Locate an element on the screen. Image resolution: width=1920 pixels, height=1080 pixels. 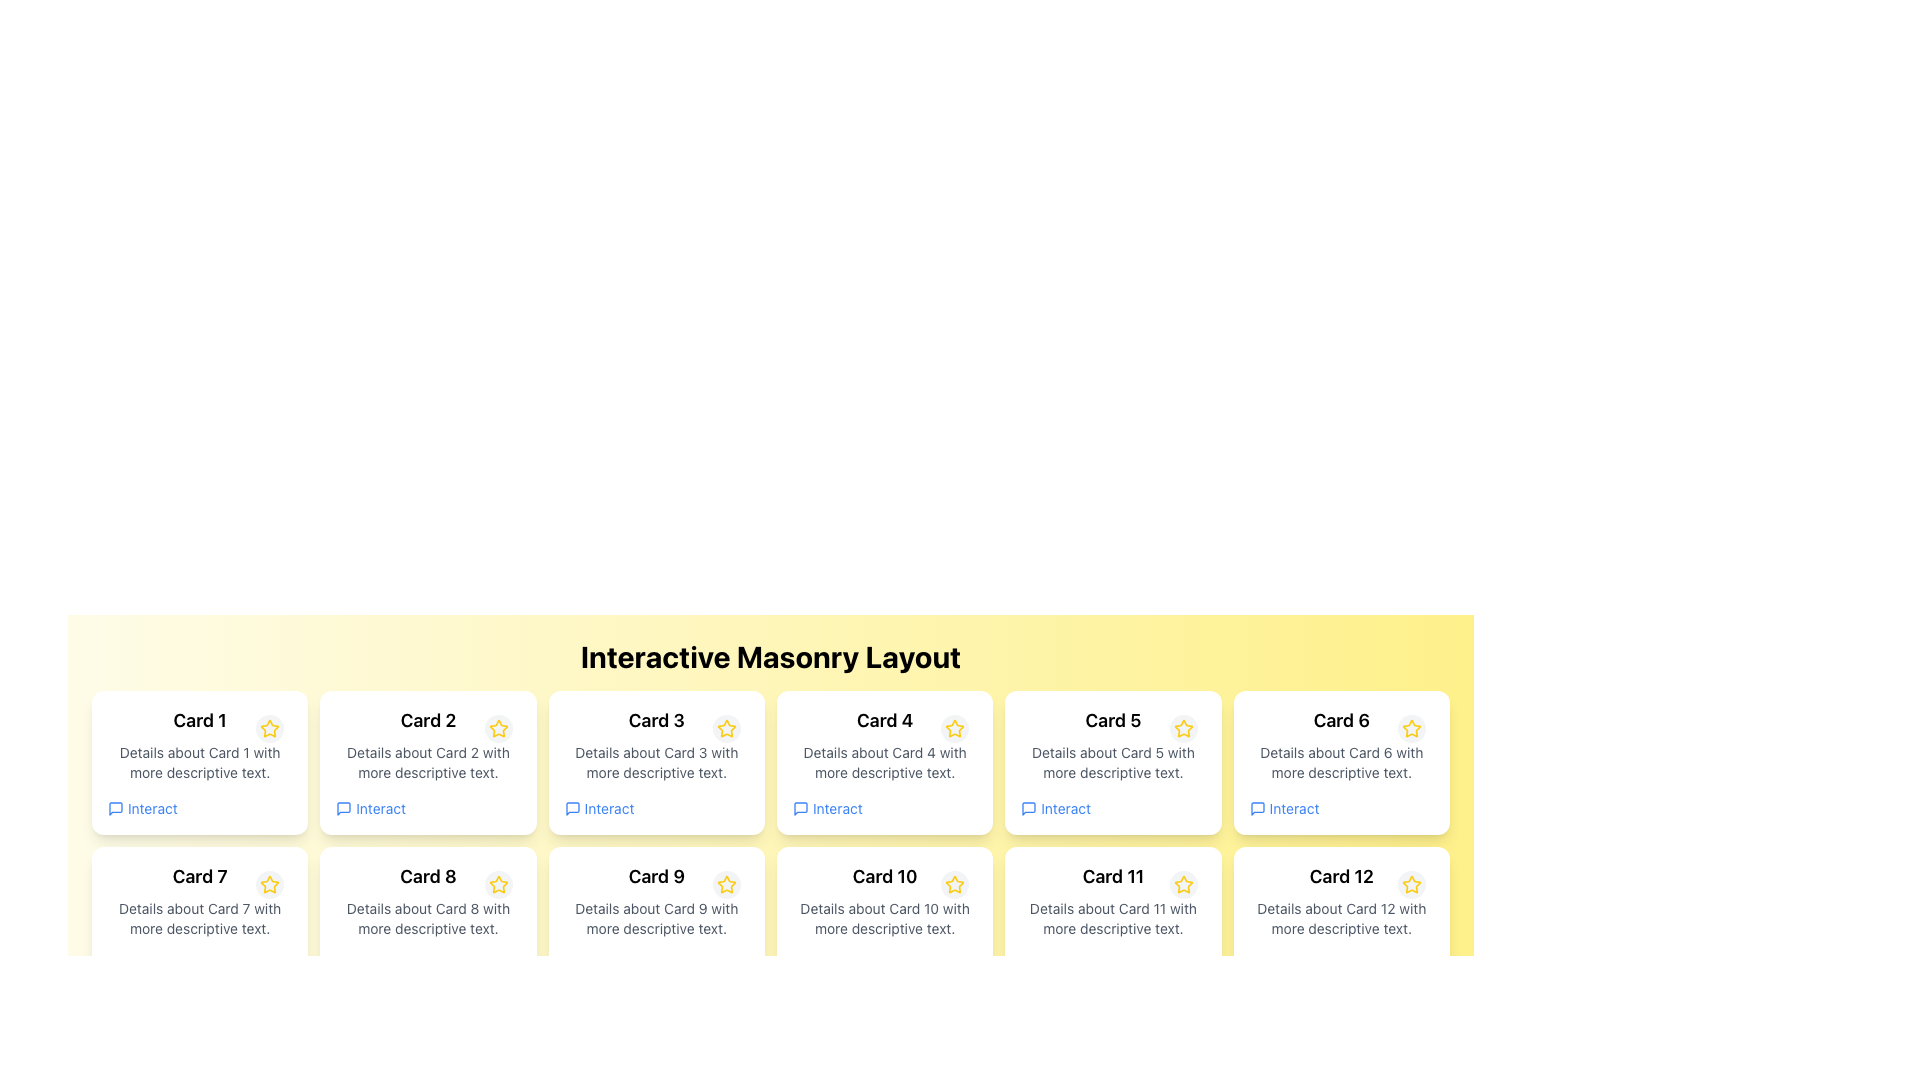
the chat bubble icon located in the second card of the top row is located at coordinates (344, 808).